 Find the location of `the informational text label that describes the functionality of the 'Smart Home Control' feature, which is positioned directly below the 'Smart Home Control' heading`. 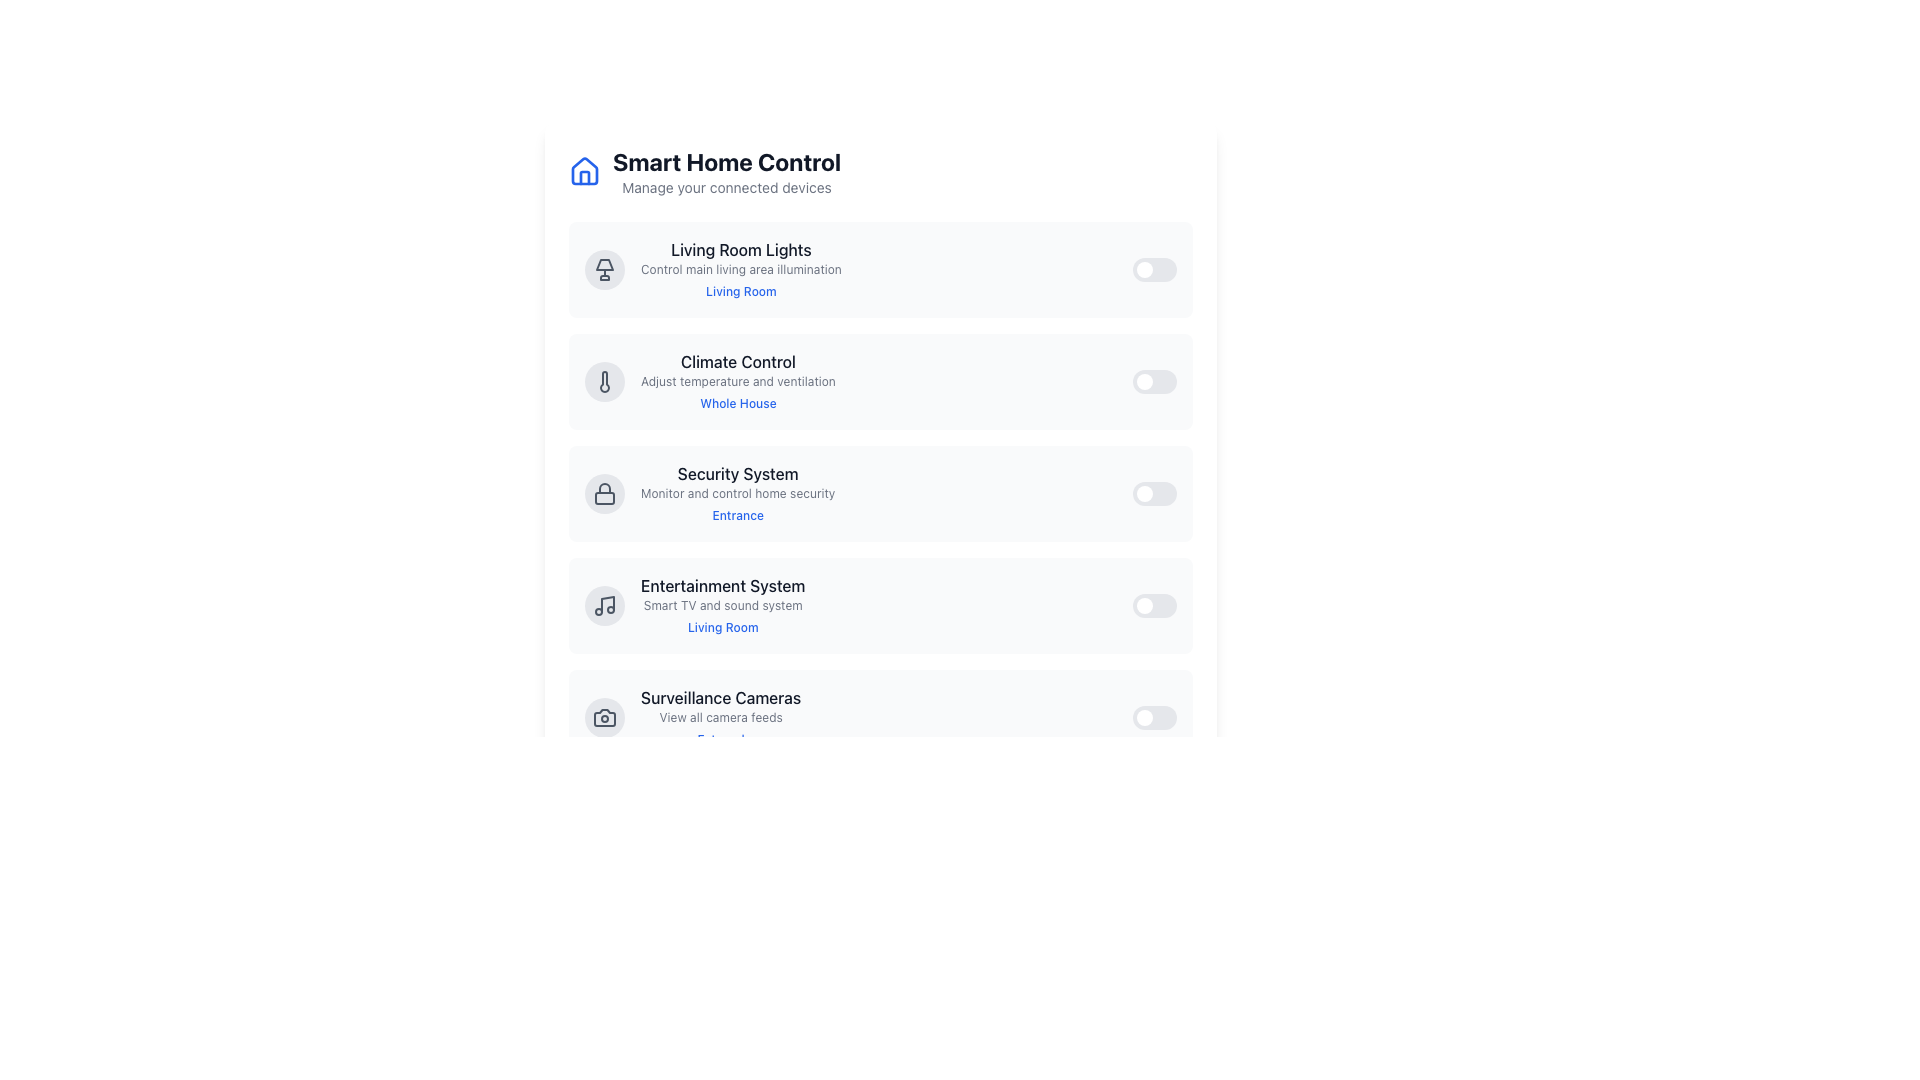

the informational text label that describes the functionality of the 'Smart Home Control' feature, which is positioned directly below the 'Smart Home Control' heading is located at coordinates (726, 188).